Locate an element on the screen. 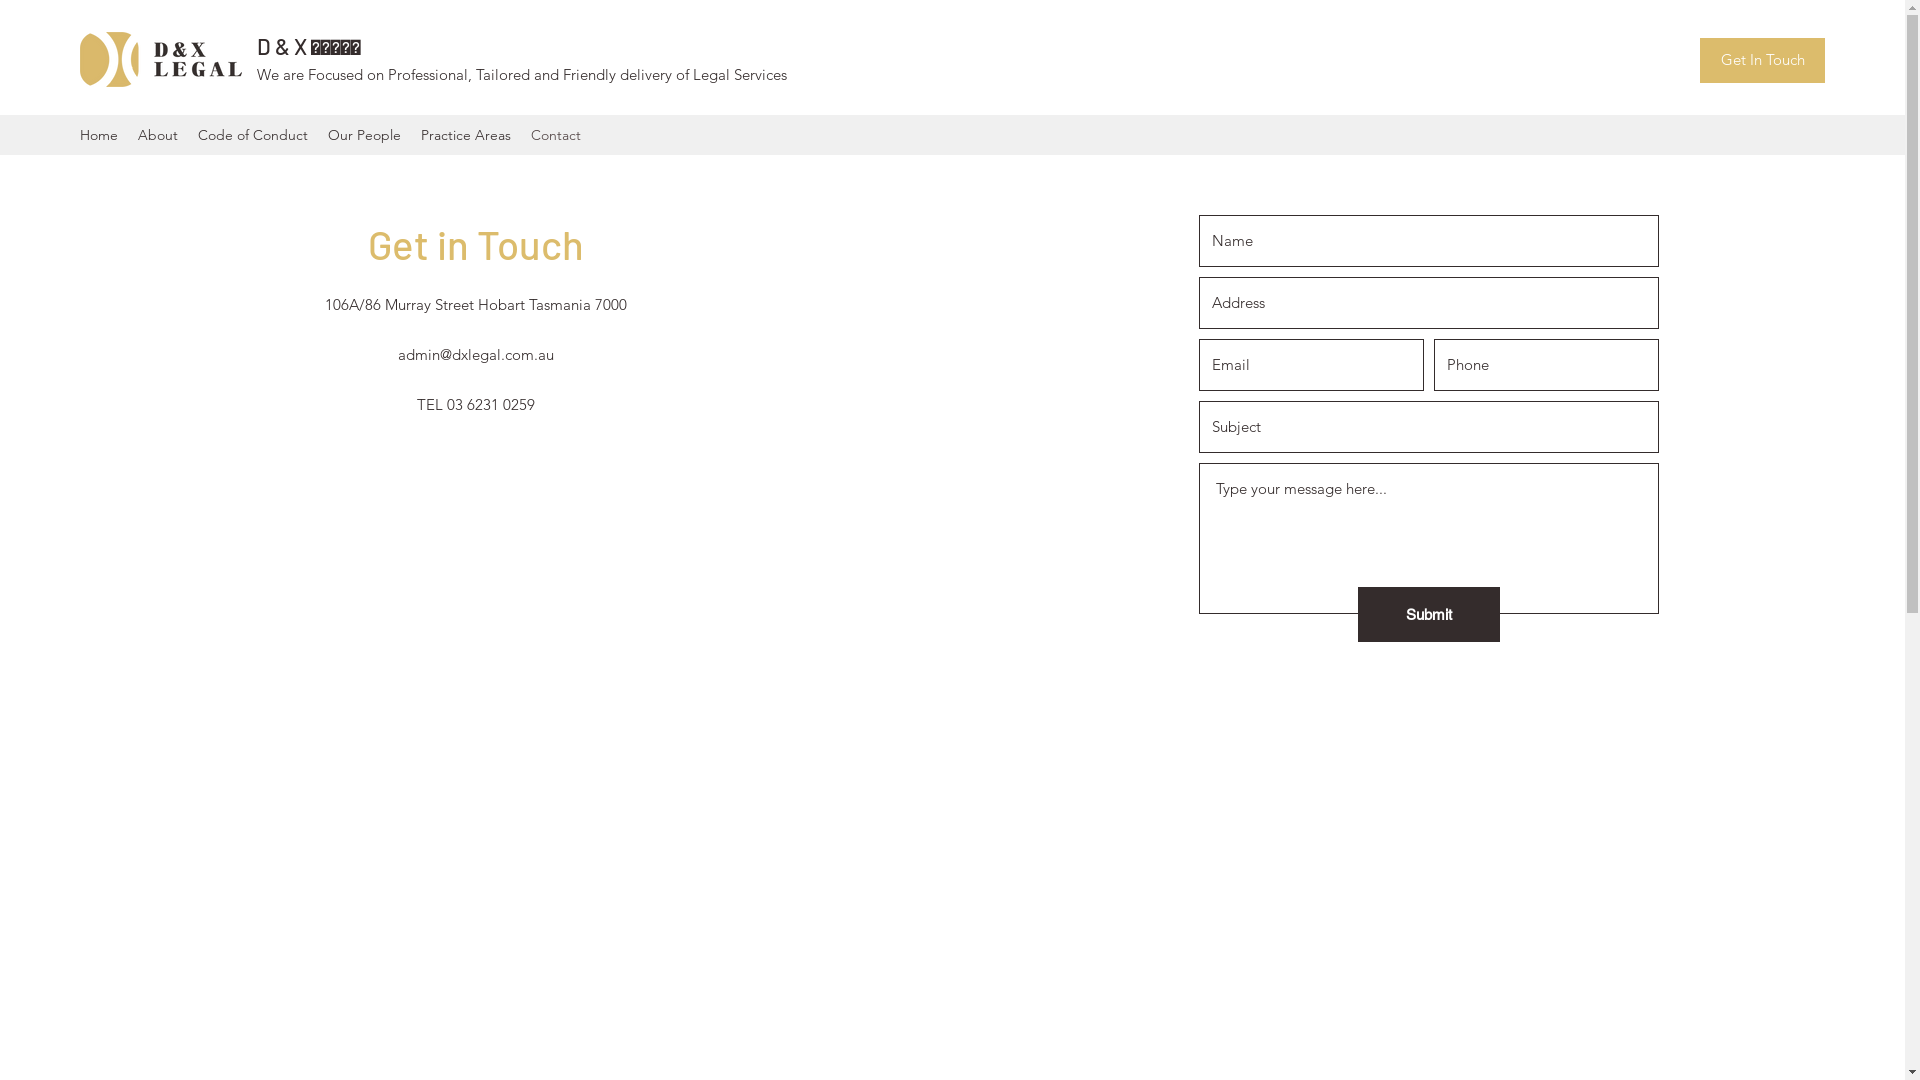 The image size is (1920, 1080). 'Home' is located at coordinates (98, 135).